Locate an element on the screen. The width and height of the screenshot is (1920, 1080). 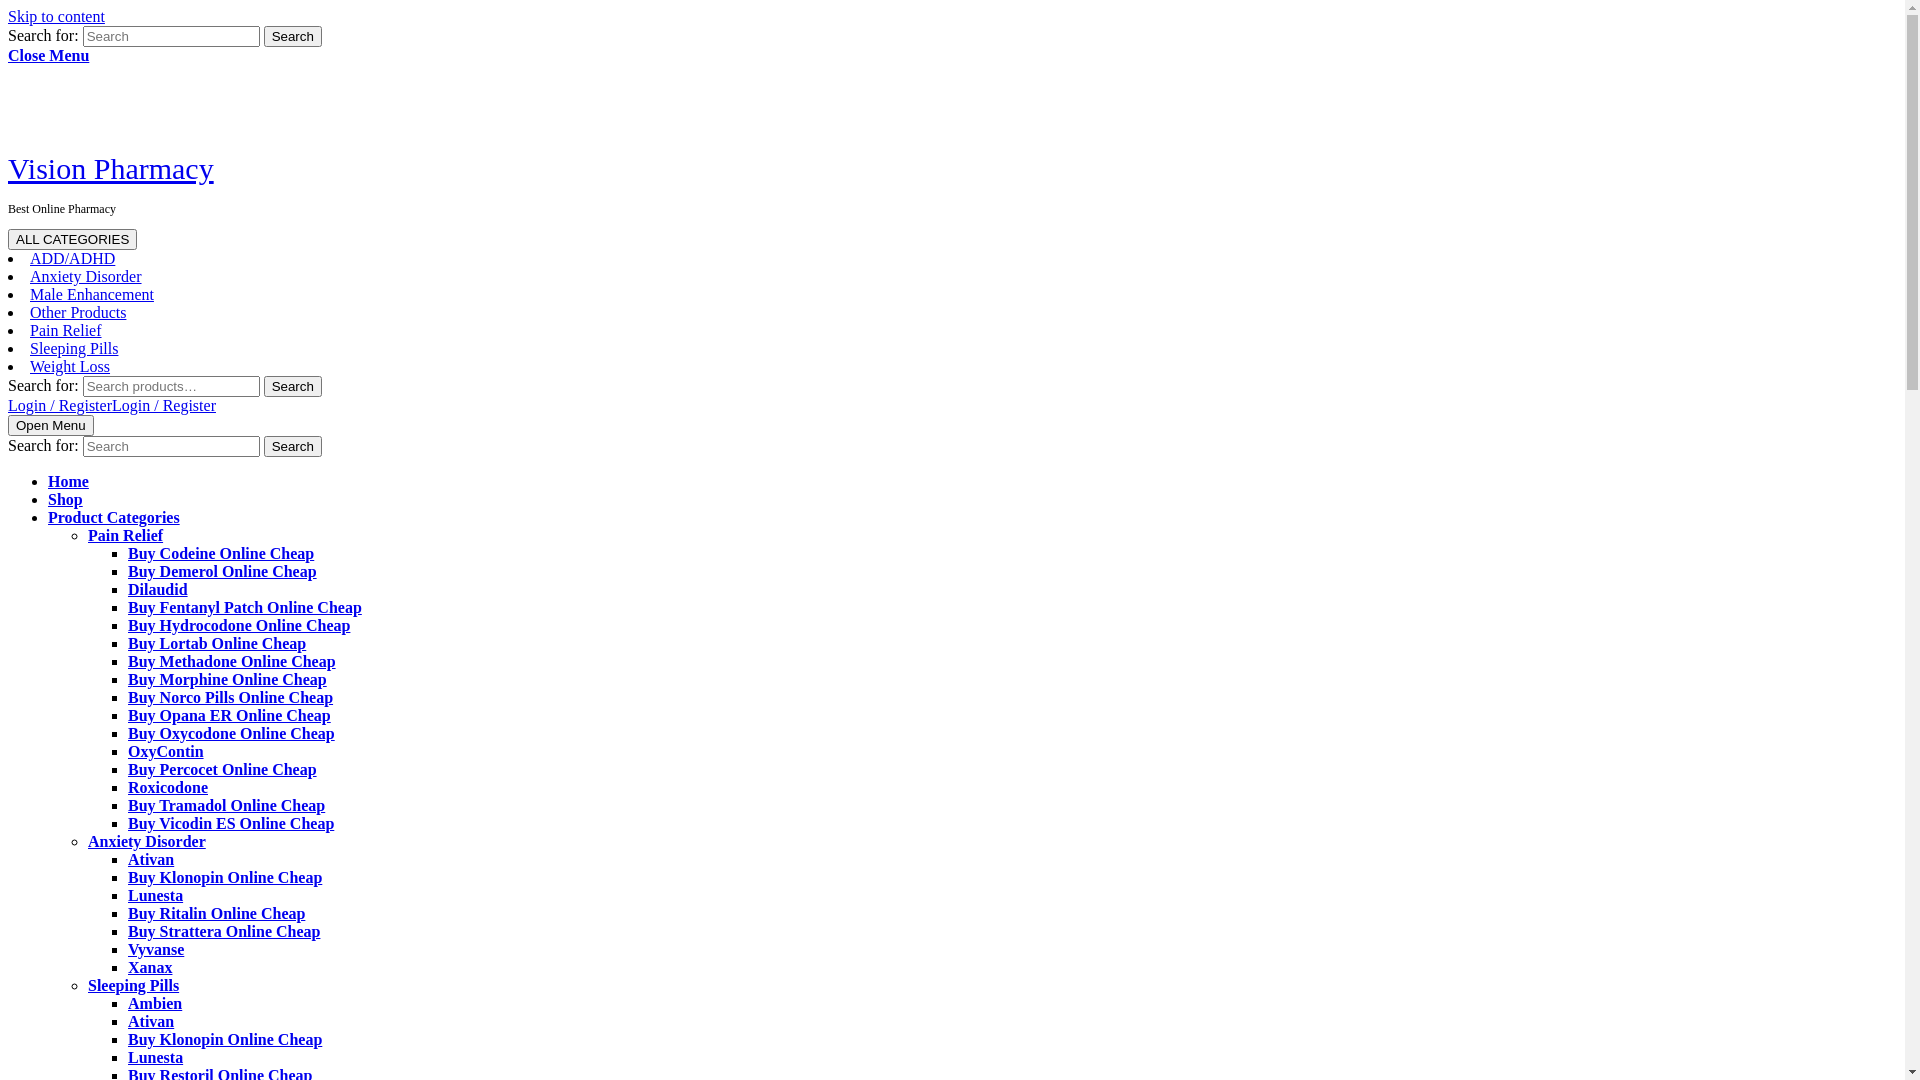
'Search' is located at coordinates (263, 445).